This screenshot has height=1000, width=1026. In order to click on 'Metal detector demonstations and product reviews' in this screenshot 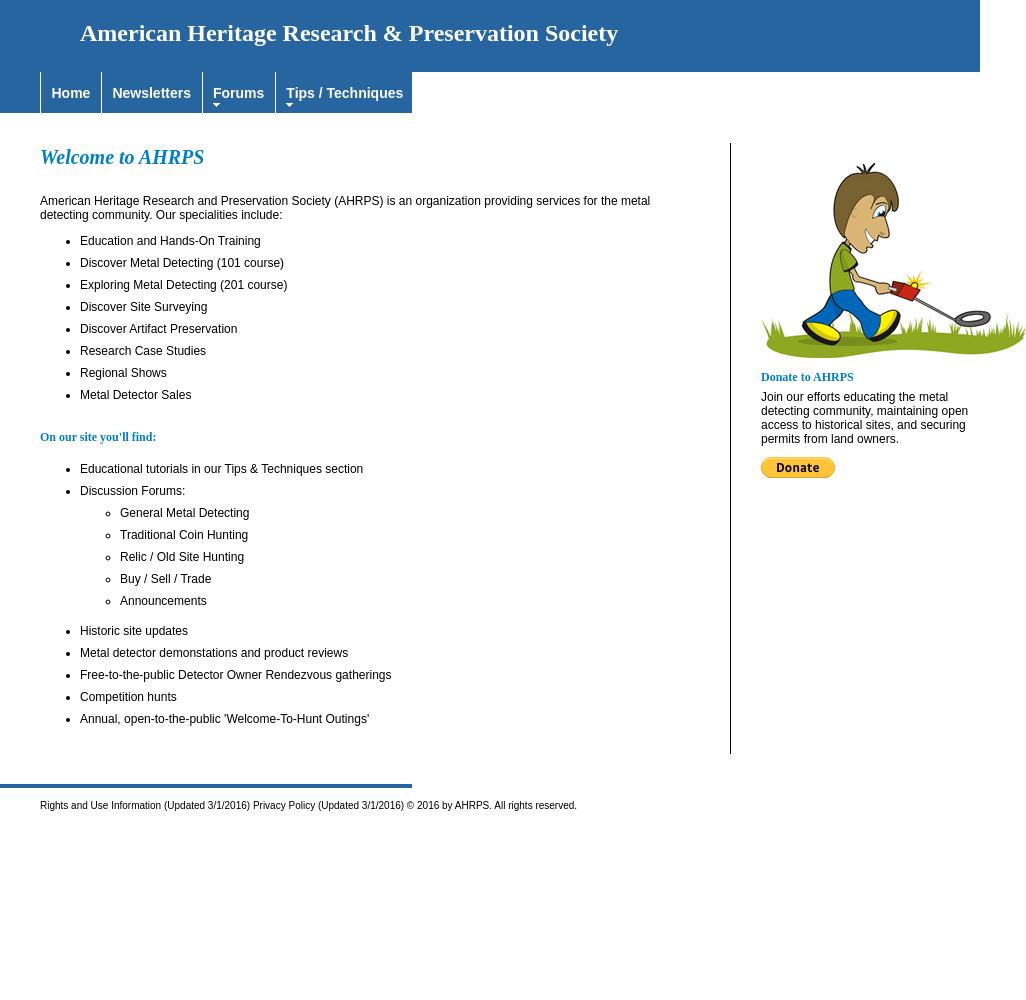, I will do `click(214, 653)`.